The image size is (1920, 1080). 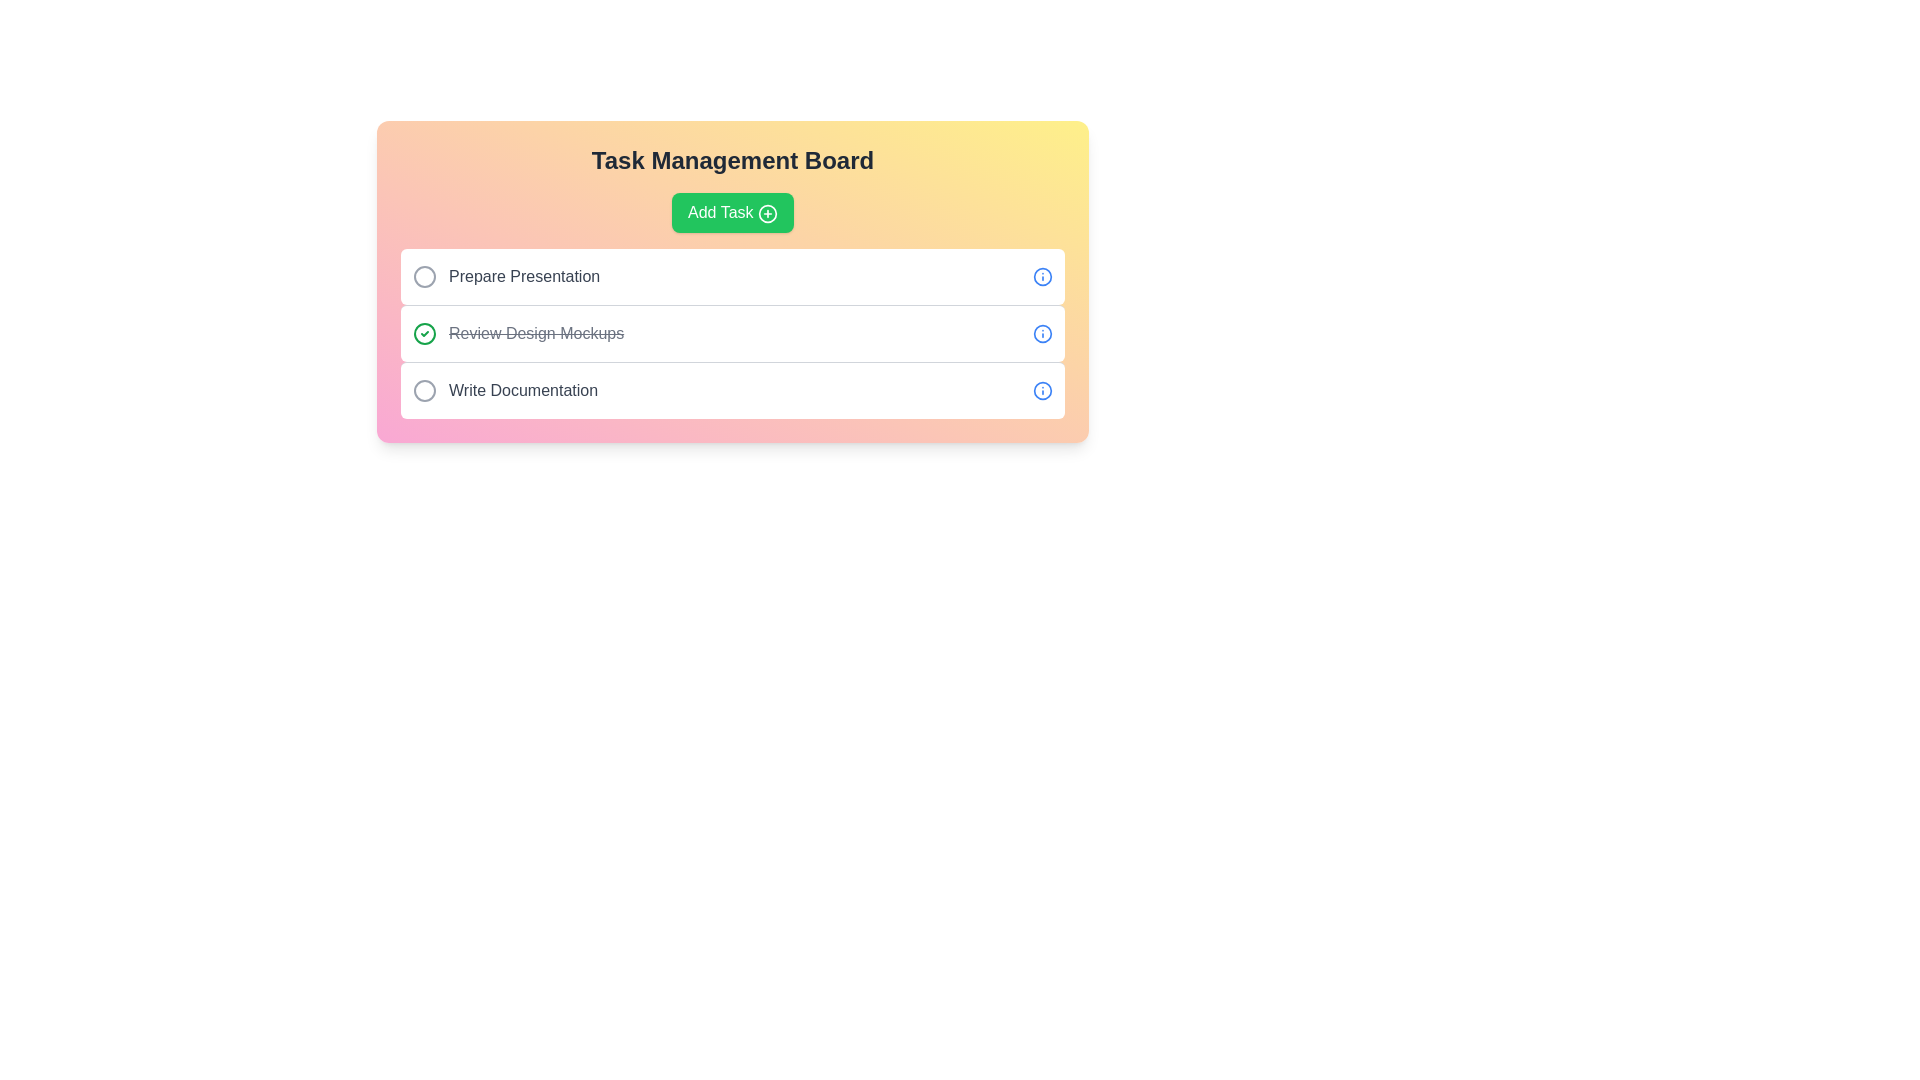 I want to click on the 'Info' icon next to the task 'Write Documentation' to view its details, so click(x=1041, y=390).